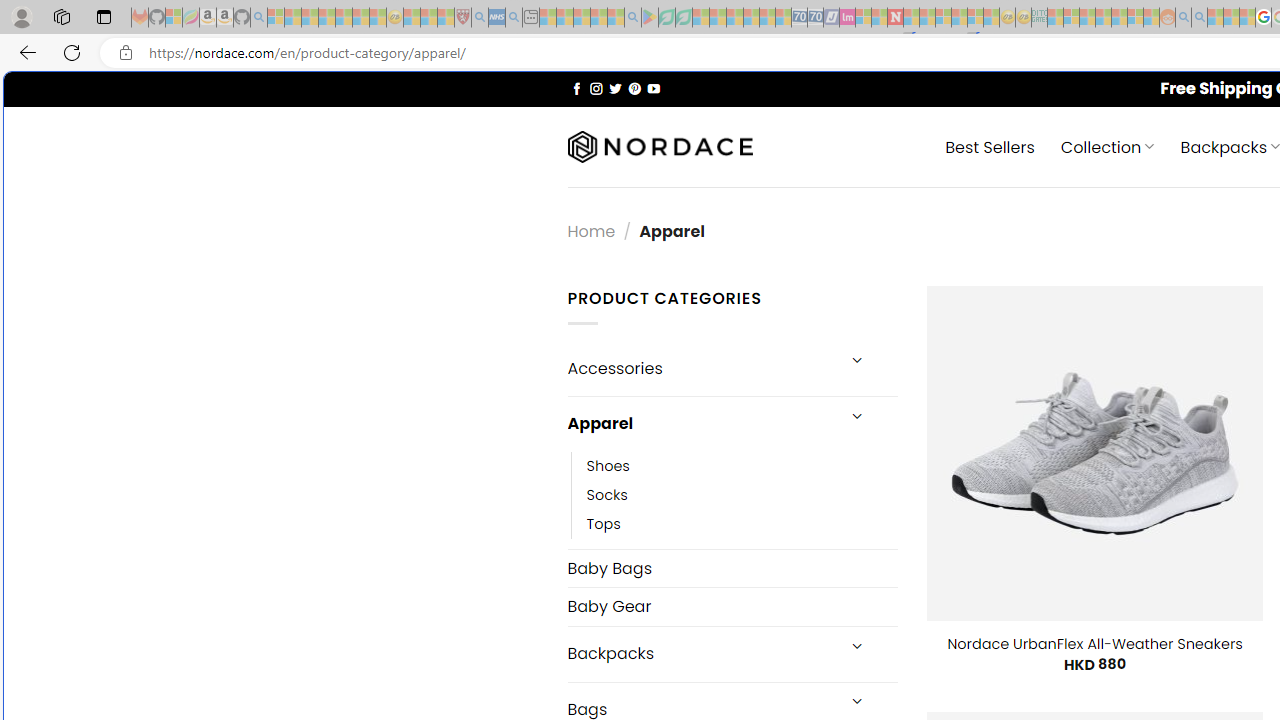  I want to click on 'Terms of Use Agreement - Sleeping', so click(666, 17).